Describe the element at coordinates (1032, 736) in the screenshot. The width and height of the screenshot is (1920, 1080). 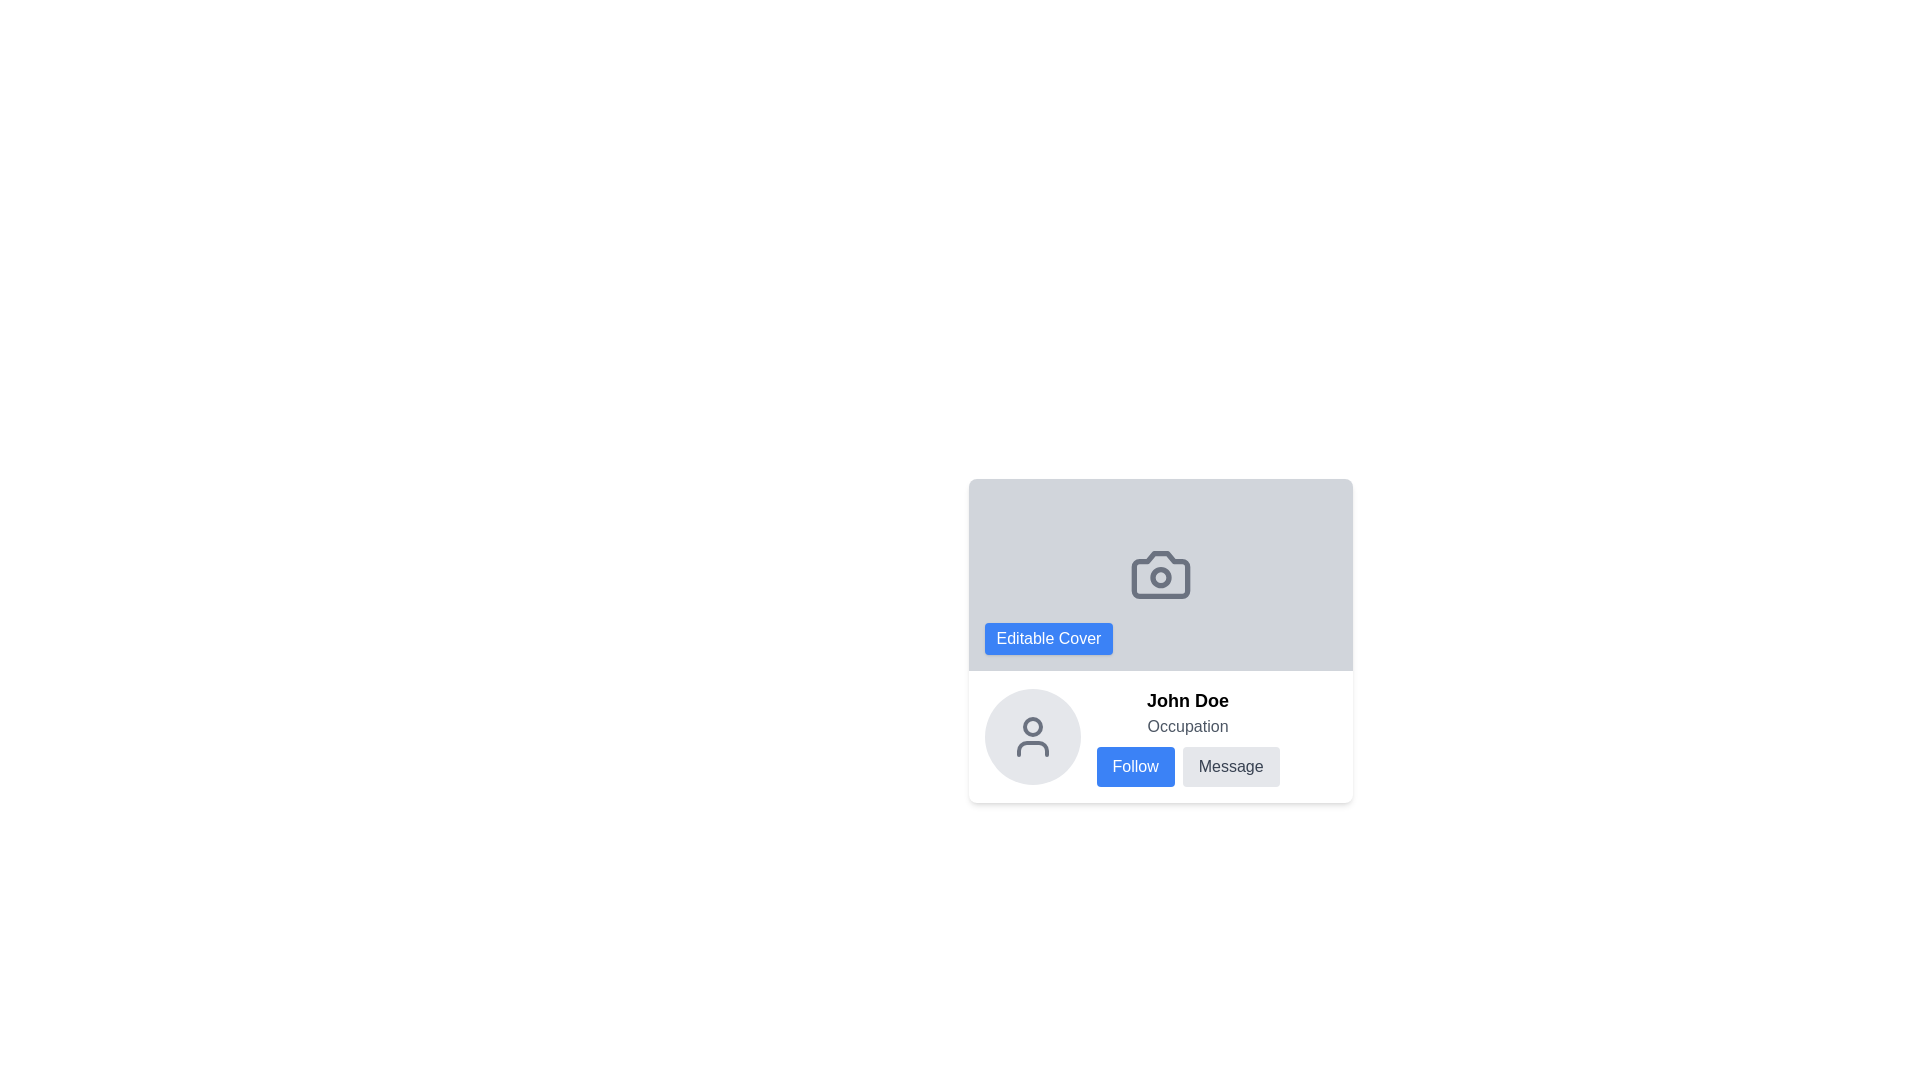
I see `the circular gray Image Placeholder with a rounded profile icon located in the left-half of the profile card section` at that location.